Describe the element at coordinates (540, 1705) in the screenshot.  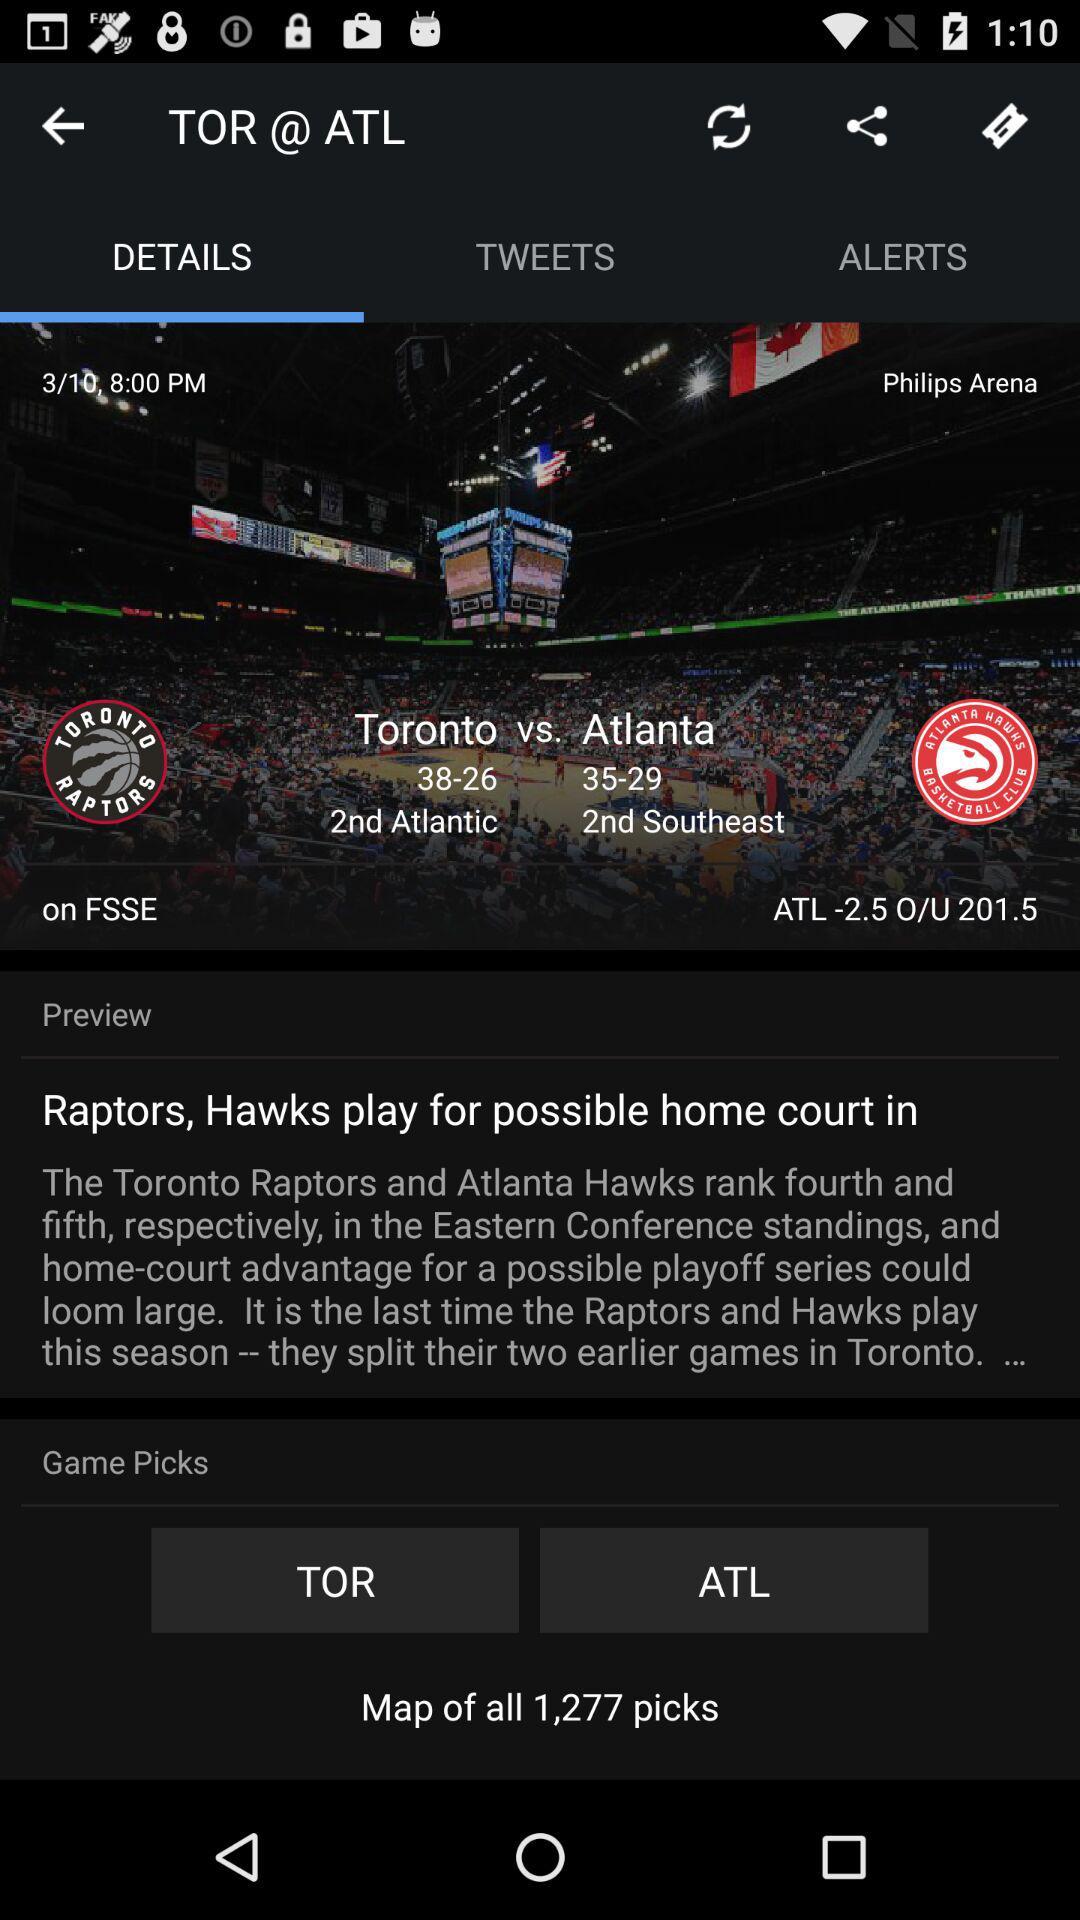
I see `the map of all icon` at that location.